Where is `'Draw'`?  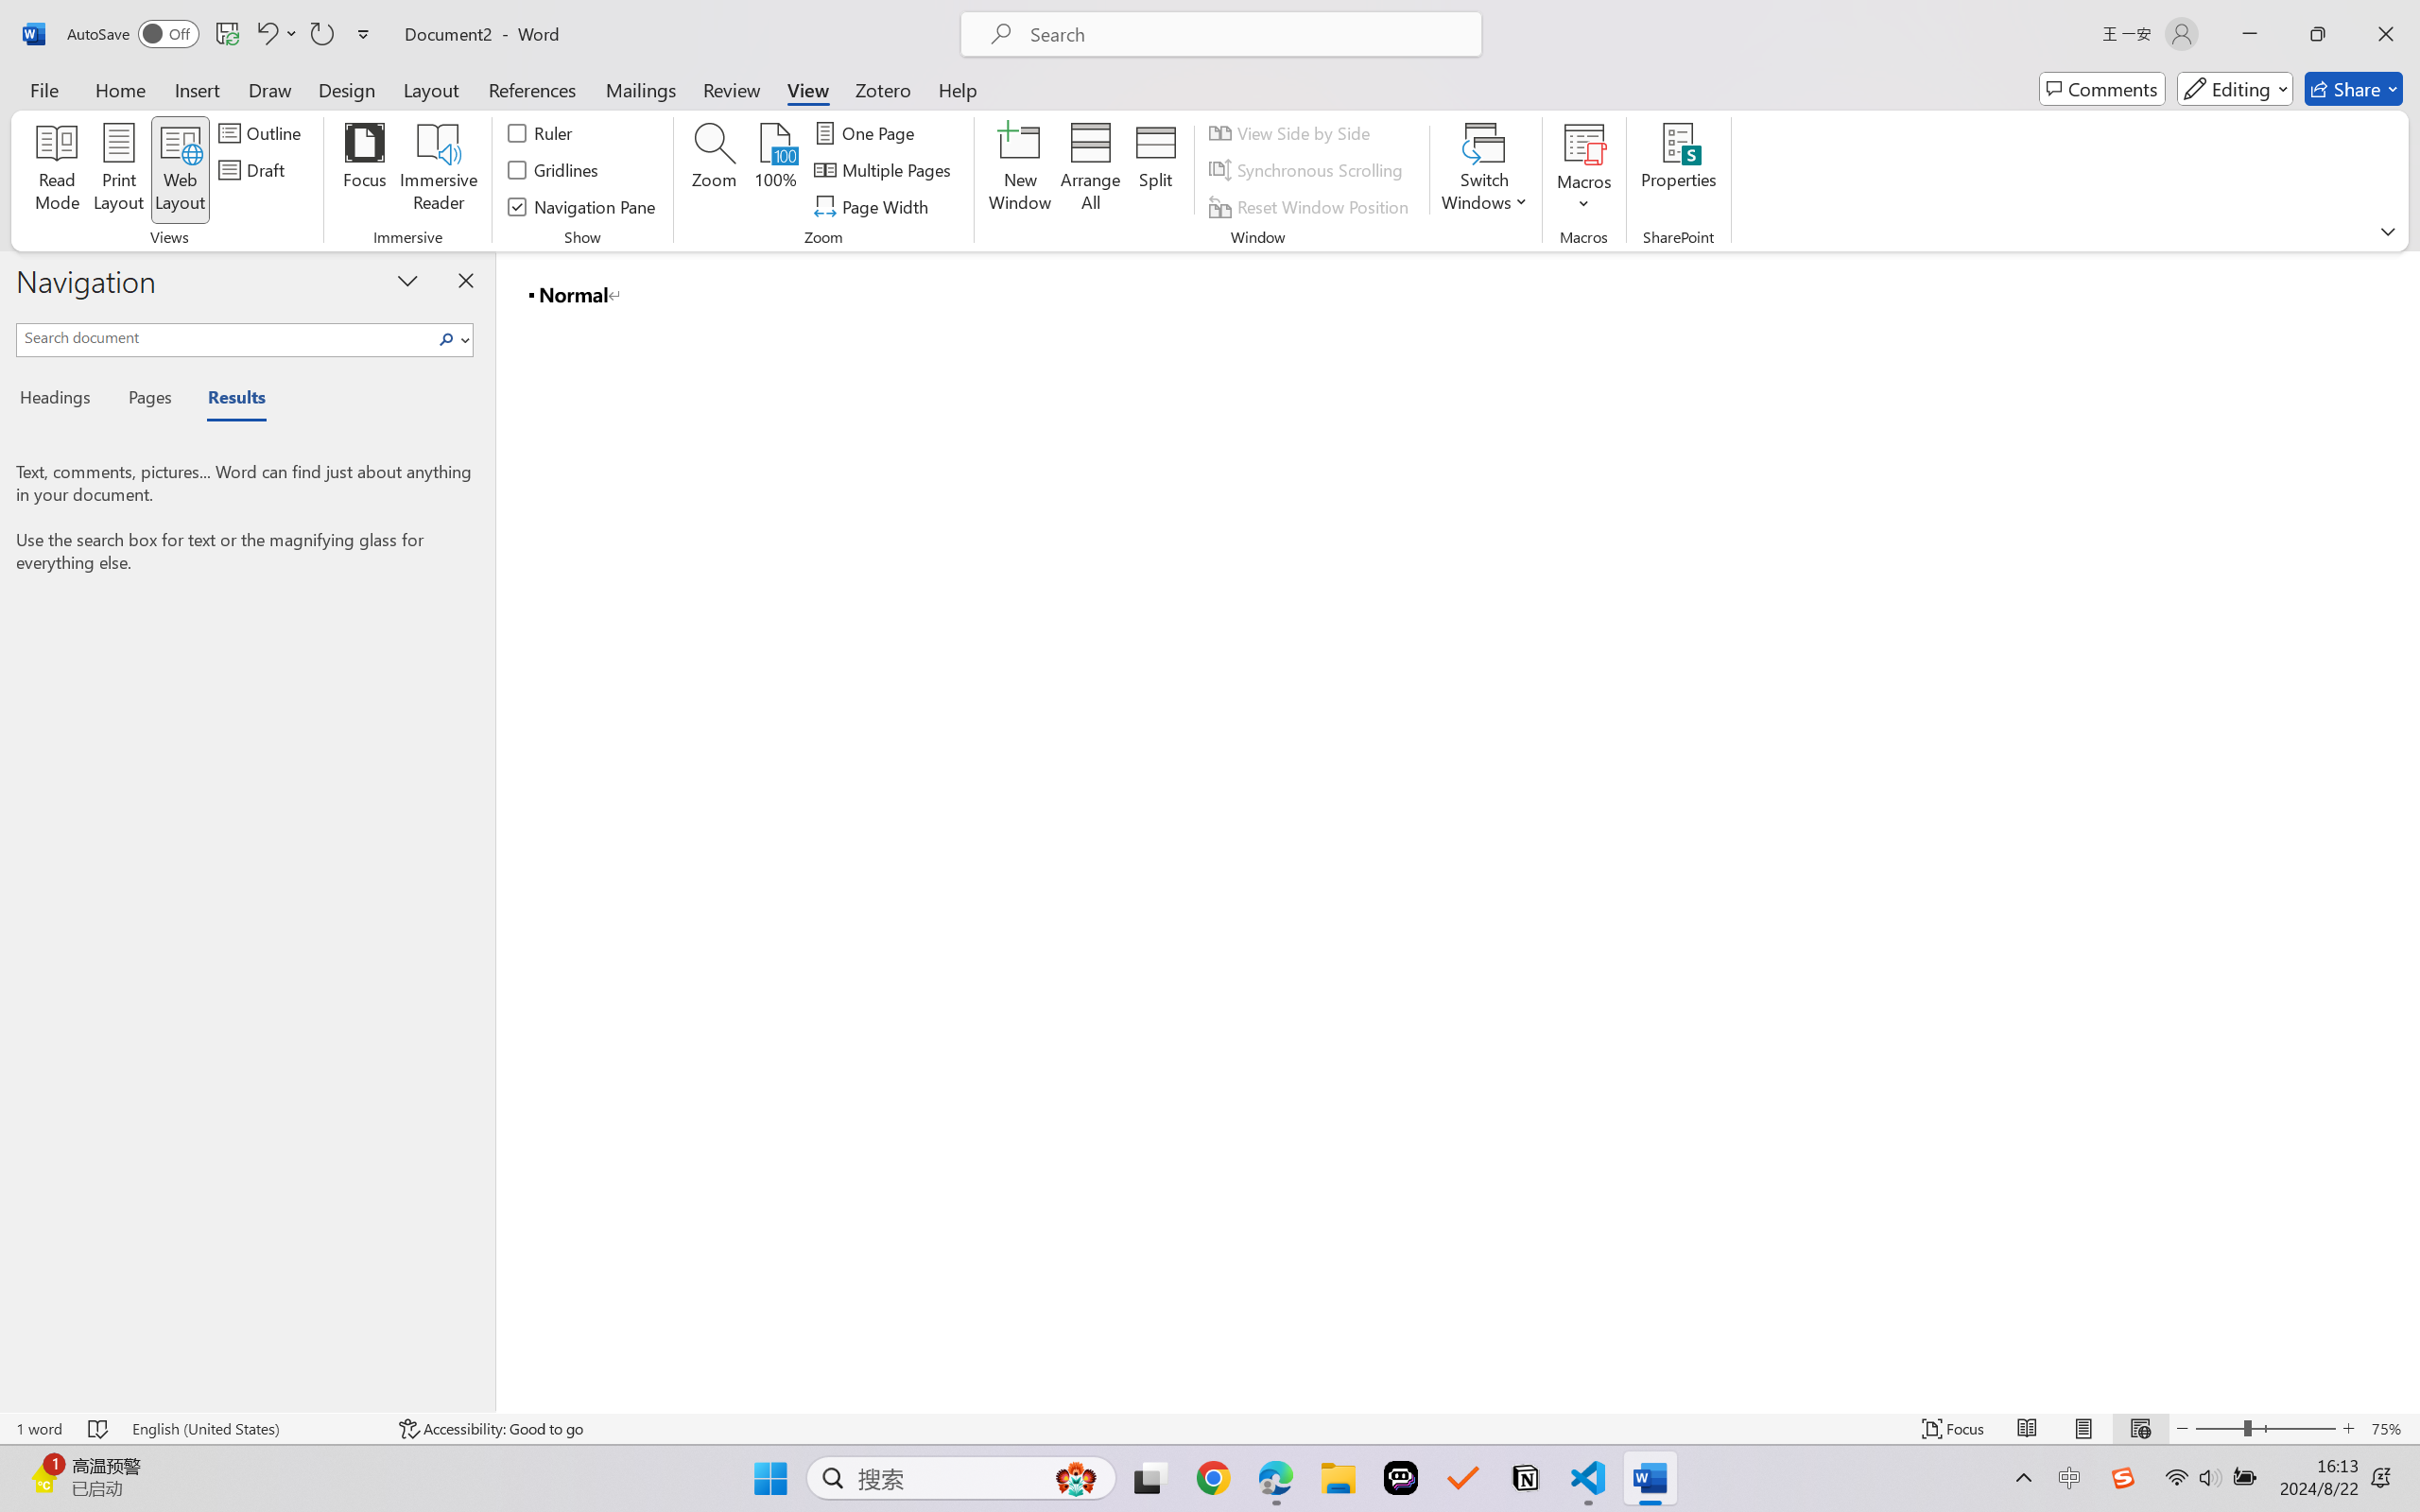 'Draw' is located at coordinates (270, 88).